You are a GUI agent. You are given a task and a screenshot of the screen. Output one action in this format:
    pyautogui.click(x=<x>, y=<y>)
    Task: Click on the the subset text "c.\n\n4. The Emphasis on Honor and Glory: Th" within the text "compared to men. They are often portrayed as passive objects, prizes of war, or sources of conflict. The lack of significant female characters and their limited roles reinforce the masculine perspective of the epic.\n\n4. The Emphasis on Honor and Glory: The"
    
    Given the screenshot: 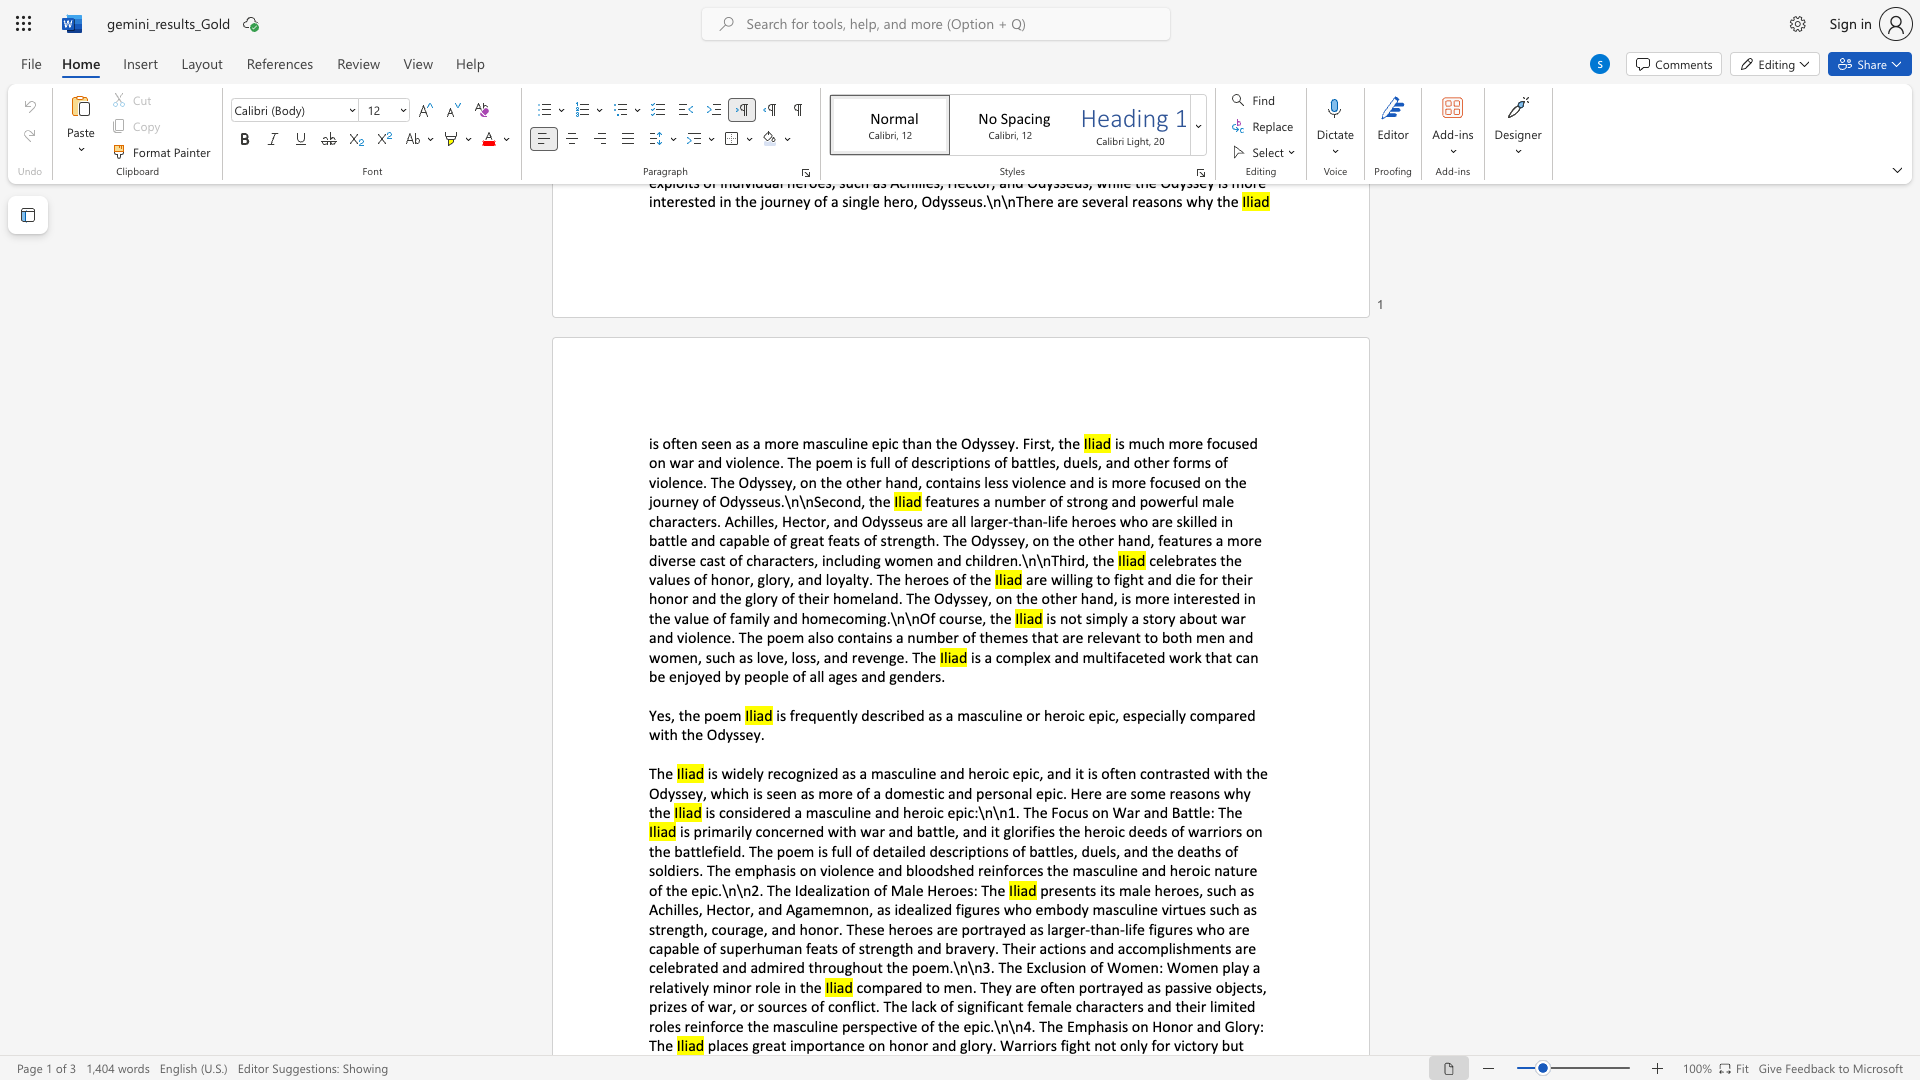 What is the action you would take?
    pyautogui.click(x=983, y=1026)
    